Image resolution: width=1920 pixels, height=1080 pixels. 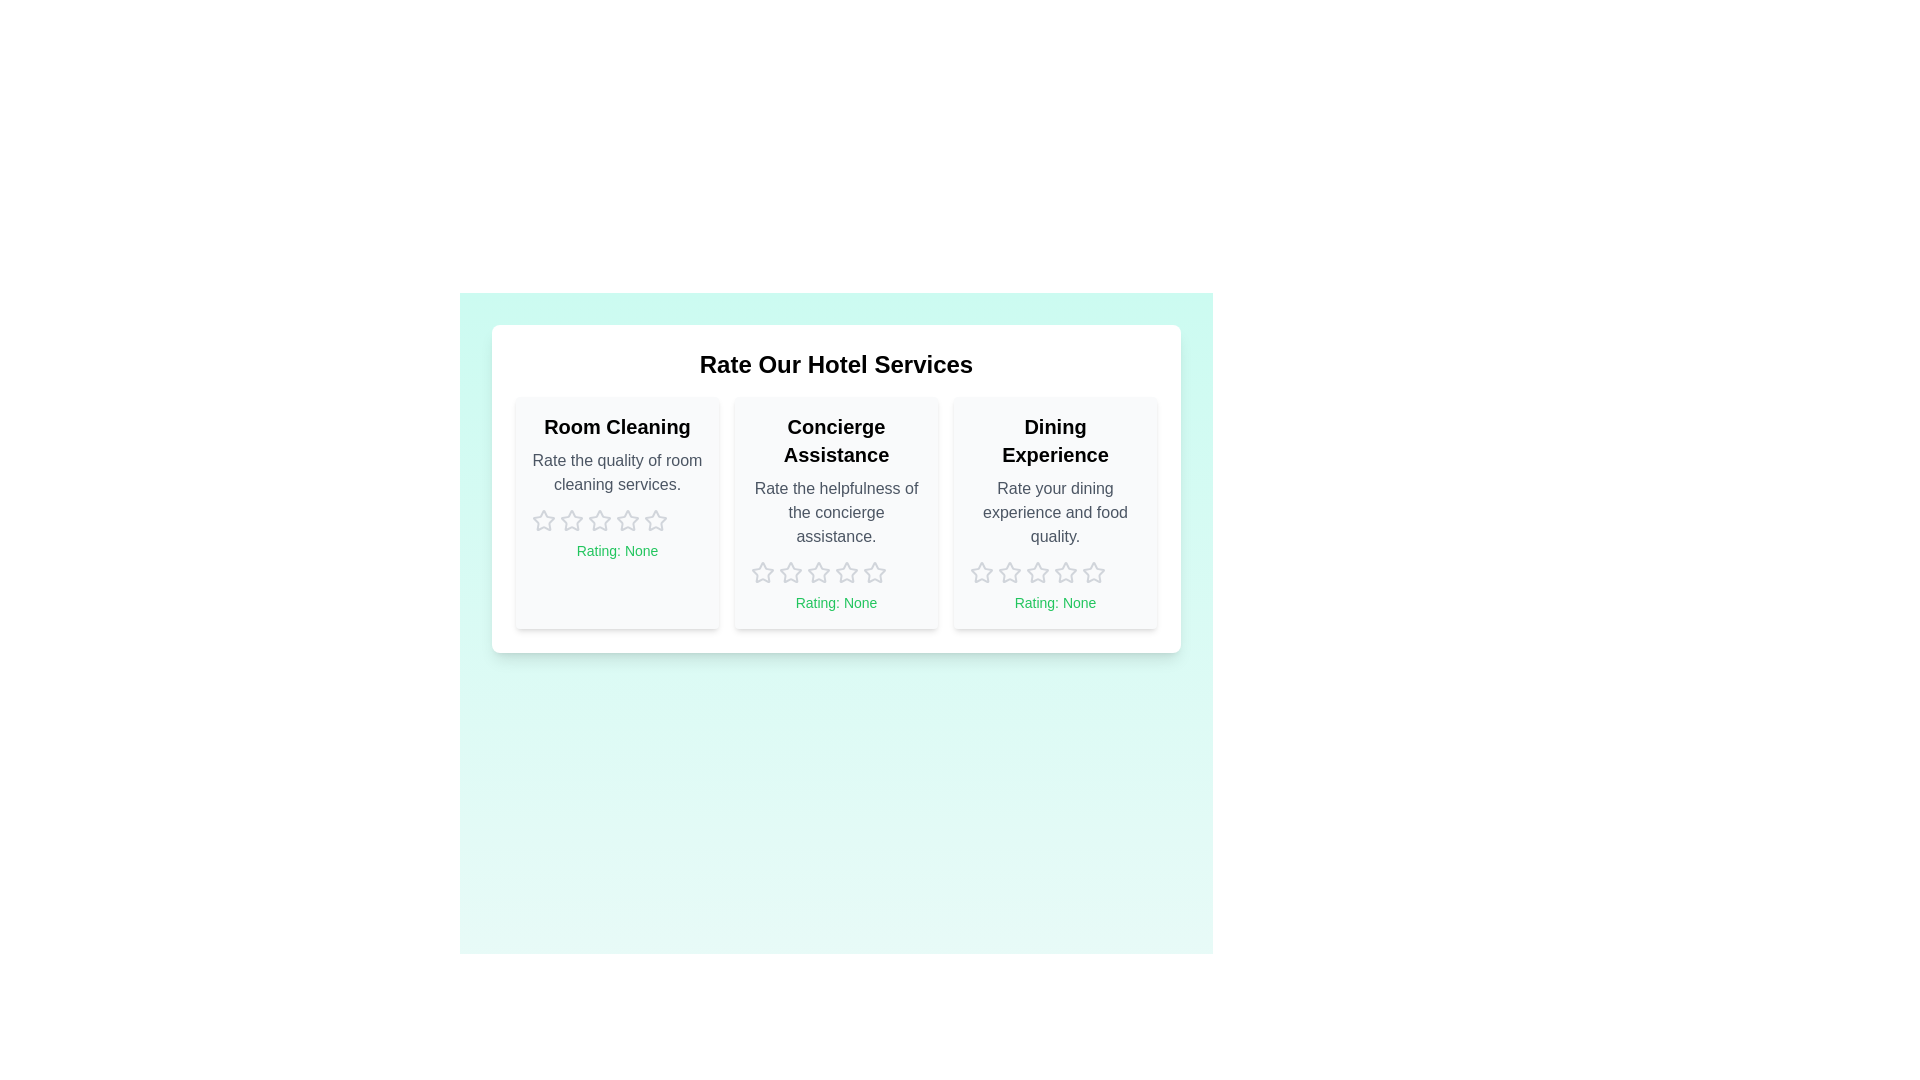 I want to click on the rating for 'Room Cleaning' to 3 stars, so click(x=599, y=519).